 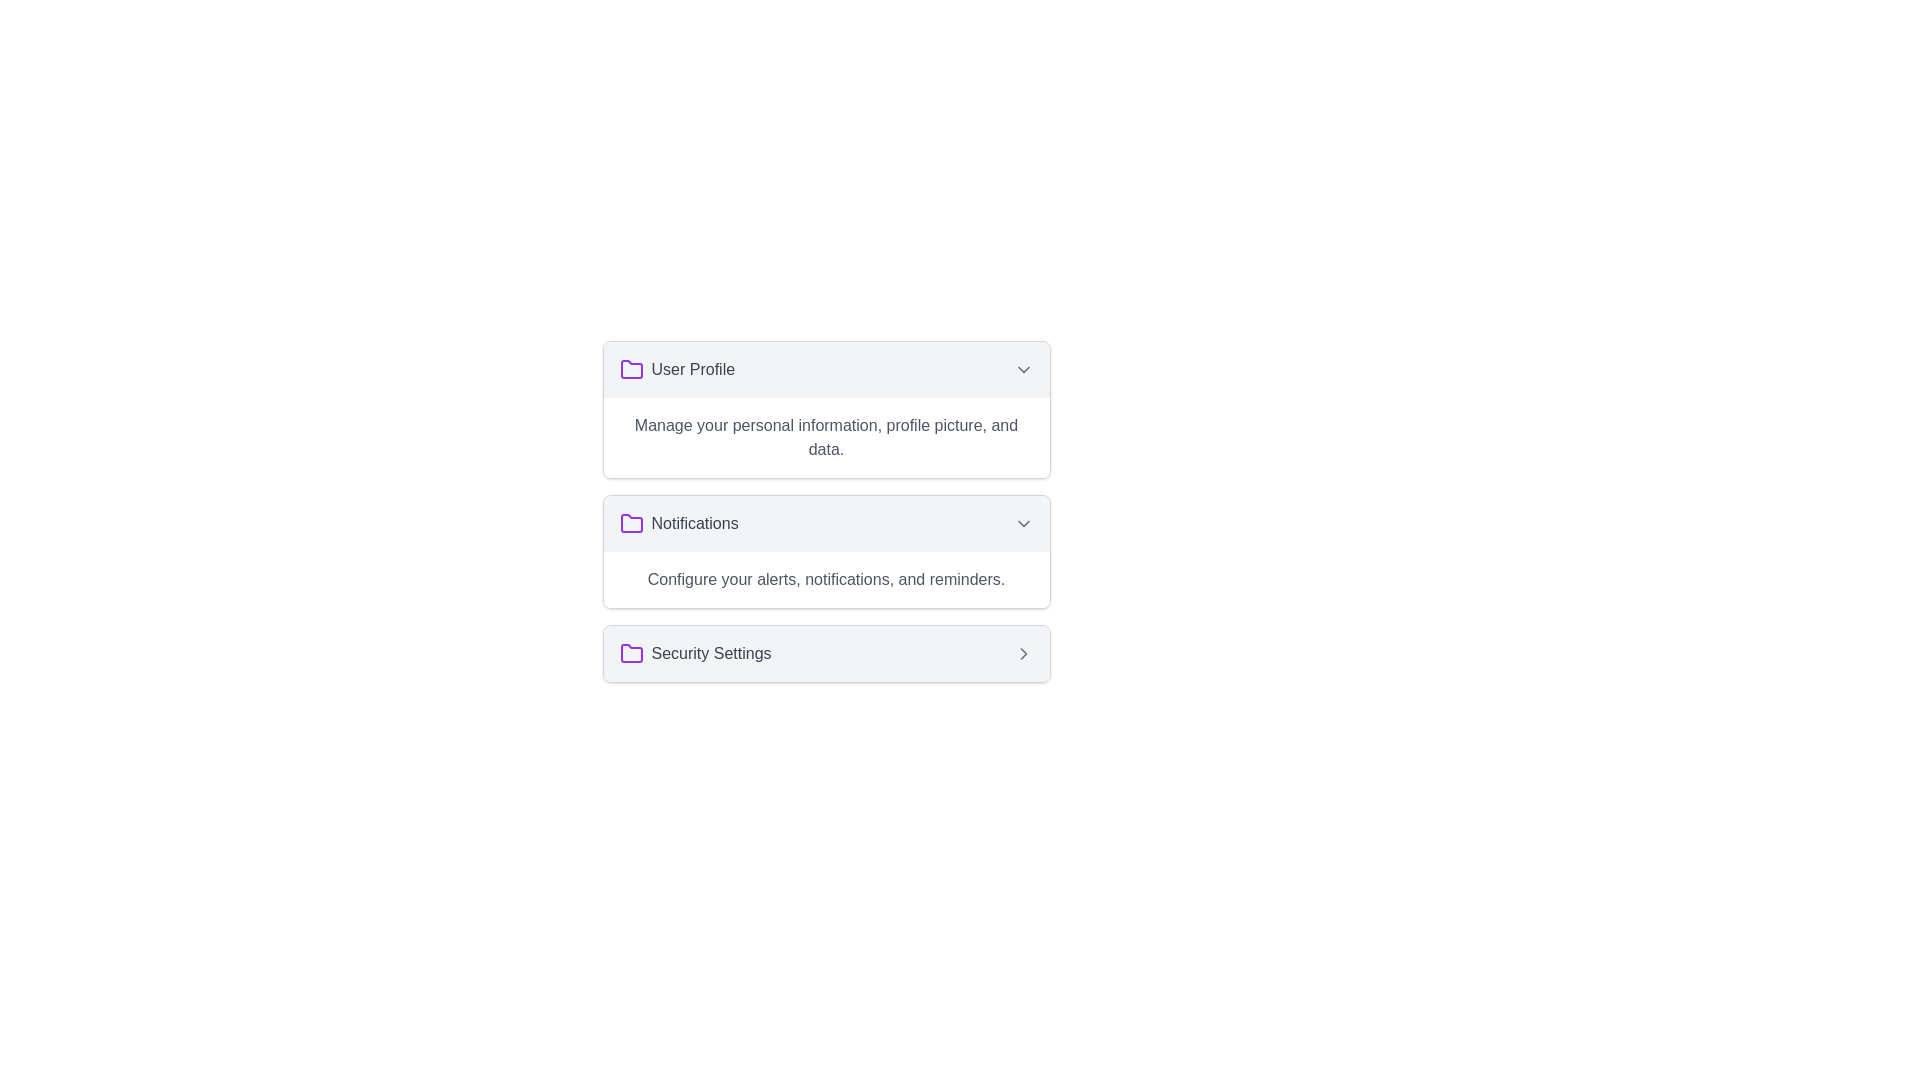 I want to click on description associated with the 'Notifications' text label, which is displayed in a gray font and is part of a layout segment with a folder icon beside it, so click(x=695, y=523).